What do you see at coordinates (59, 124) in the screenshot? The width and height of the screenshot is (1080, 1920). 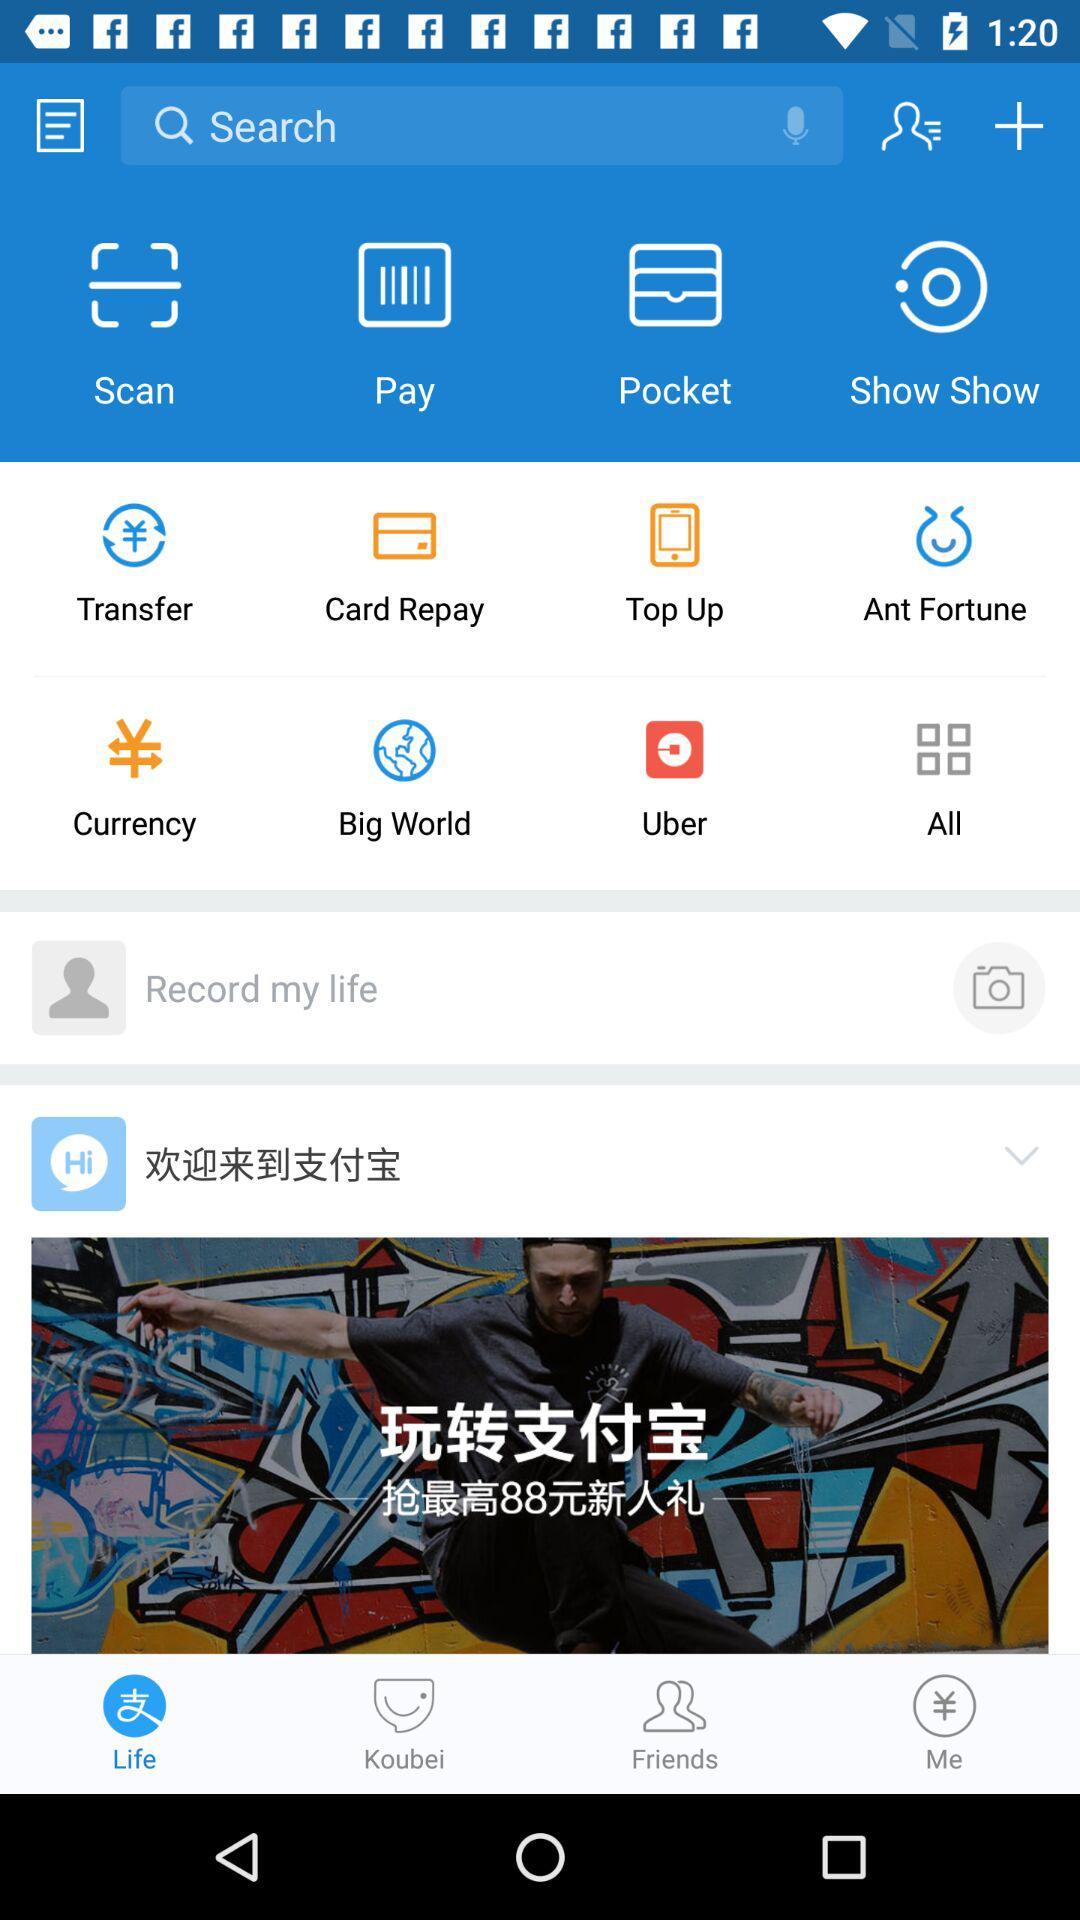 I see `the button on top left of page` at bounding box center [59, 124].